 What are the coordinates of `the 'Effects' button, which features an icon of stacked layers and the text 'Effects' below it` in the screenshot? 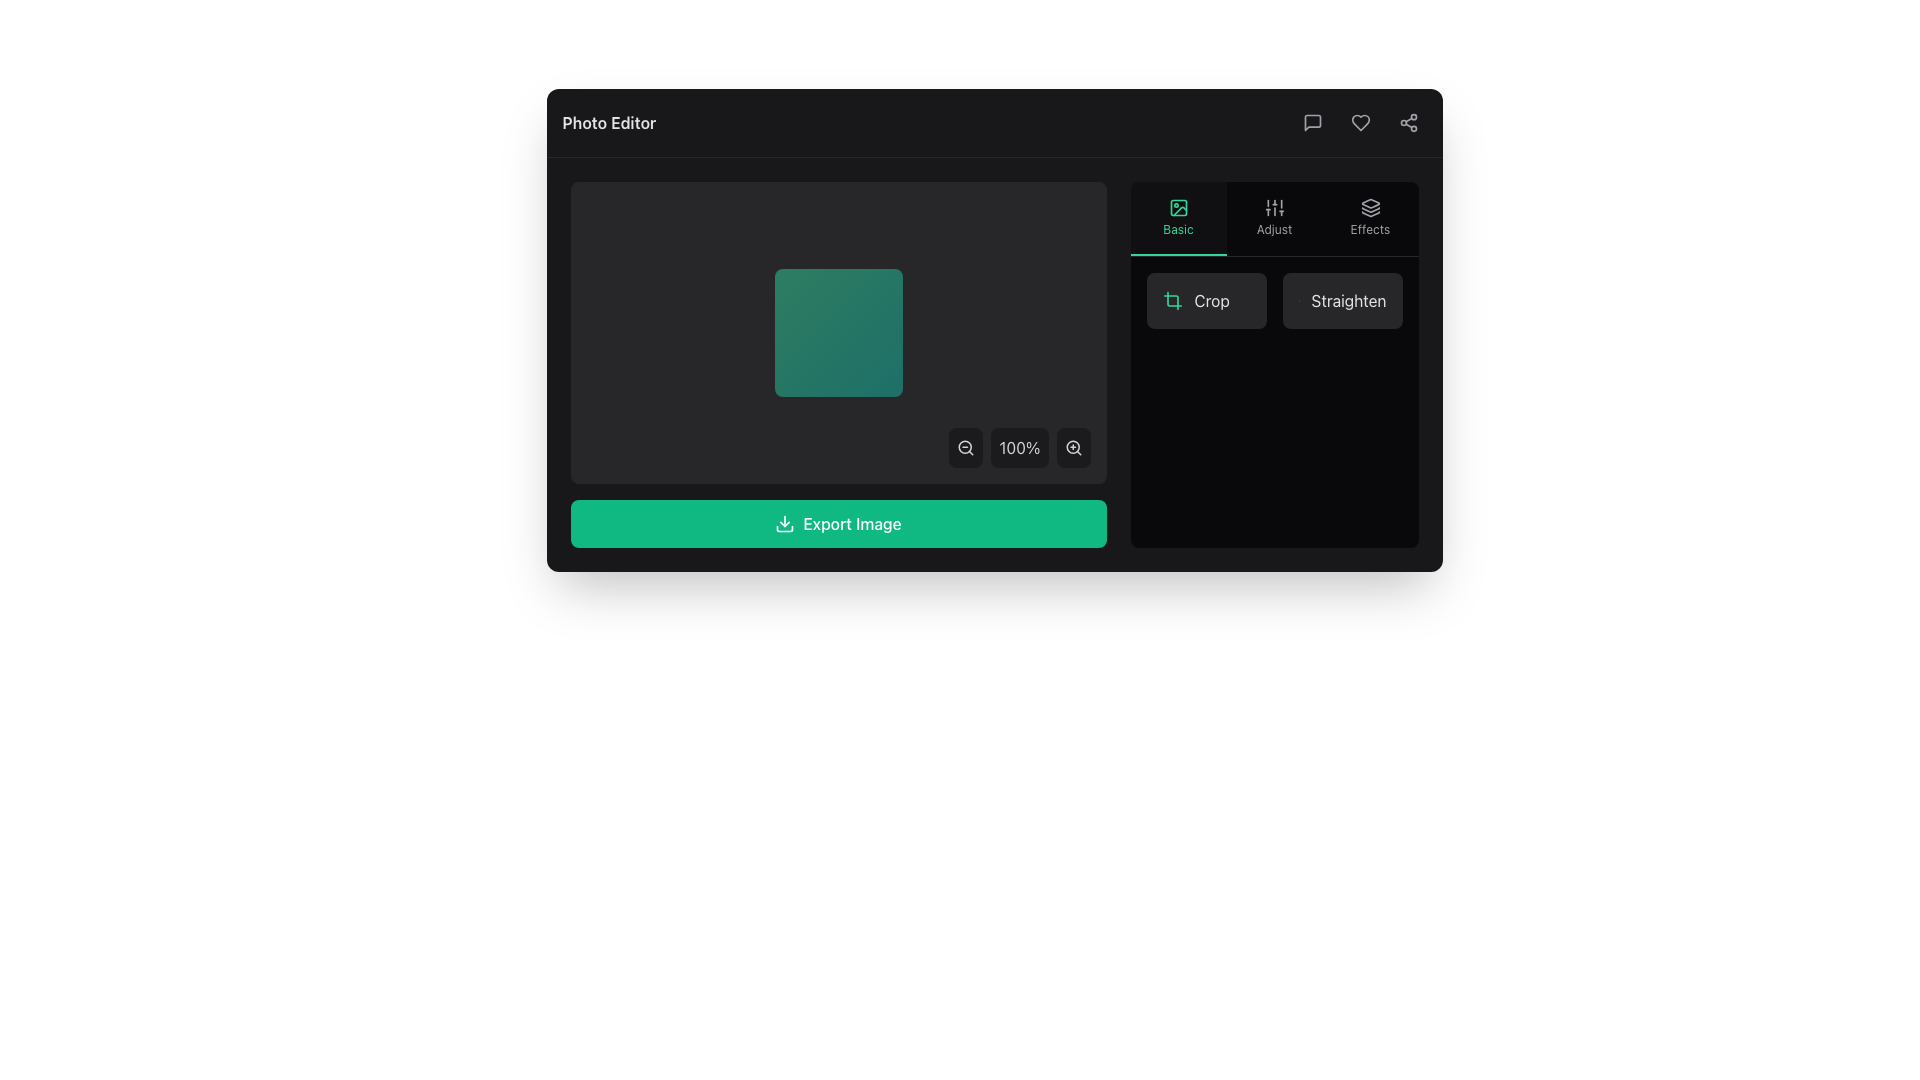 It's located at (1369, 219).